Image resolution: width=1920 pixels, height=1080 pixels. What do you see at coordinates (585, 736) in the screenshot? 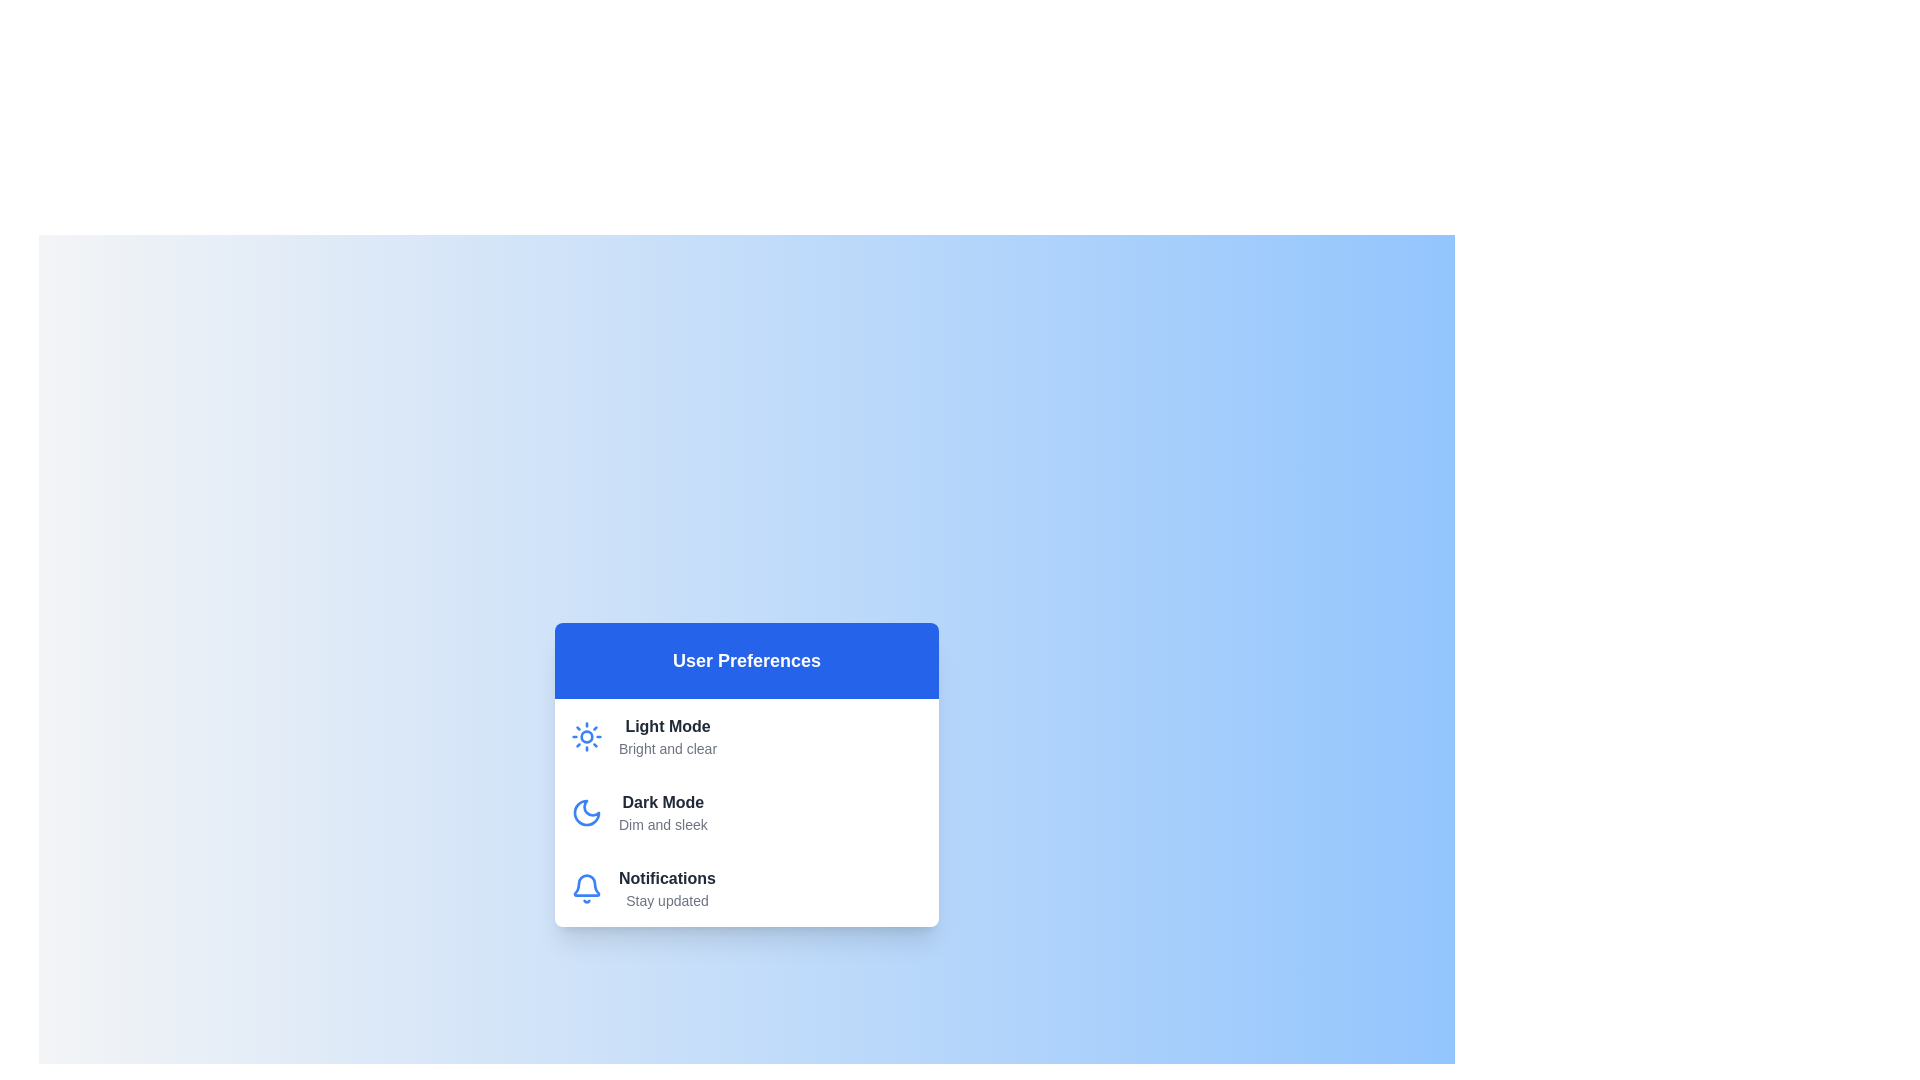
I see `the icon for the theme Light Mode to view it visually` at bounding box center [585, 736].